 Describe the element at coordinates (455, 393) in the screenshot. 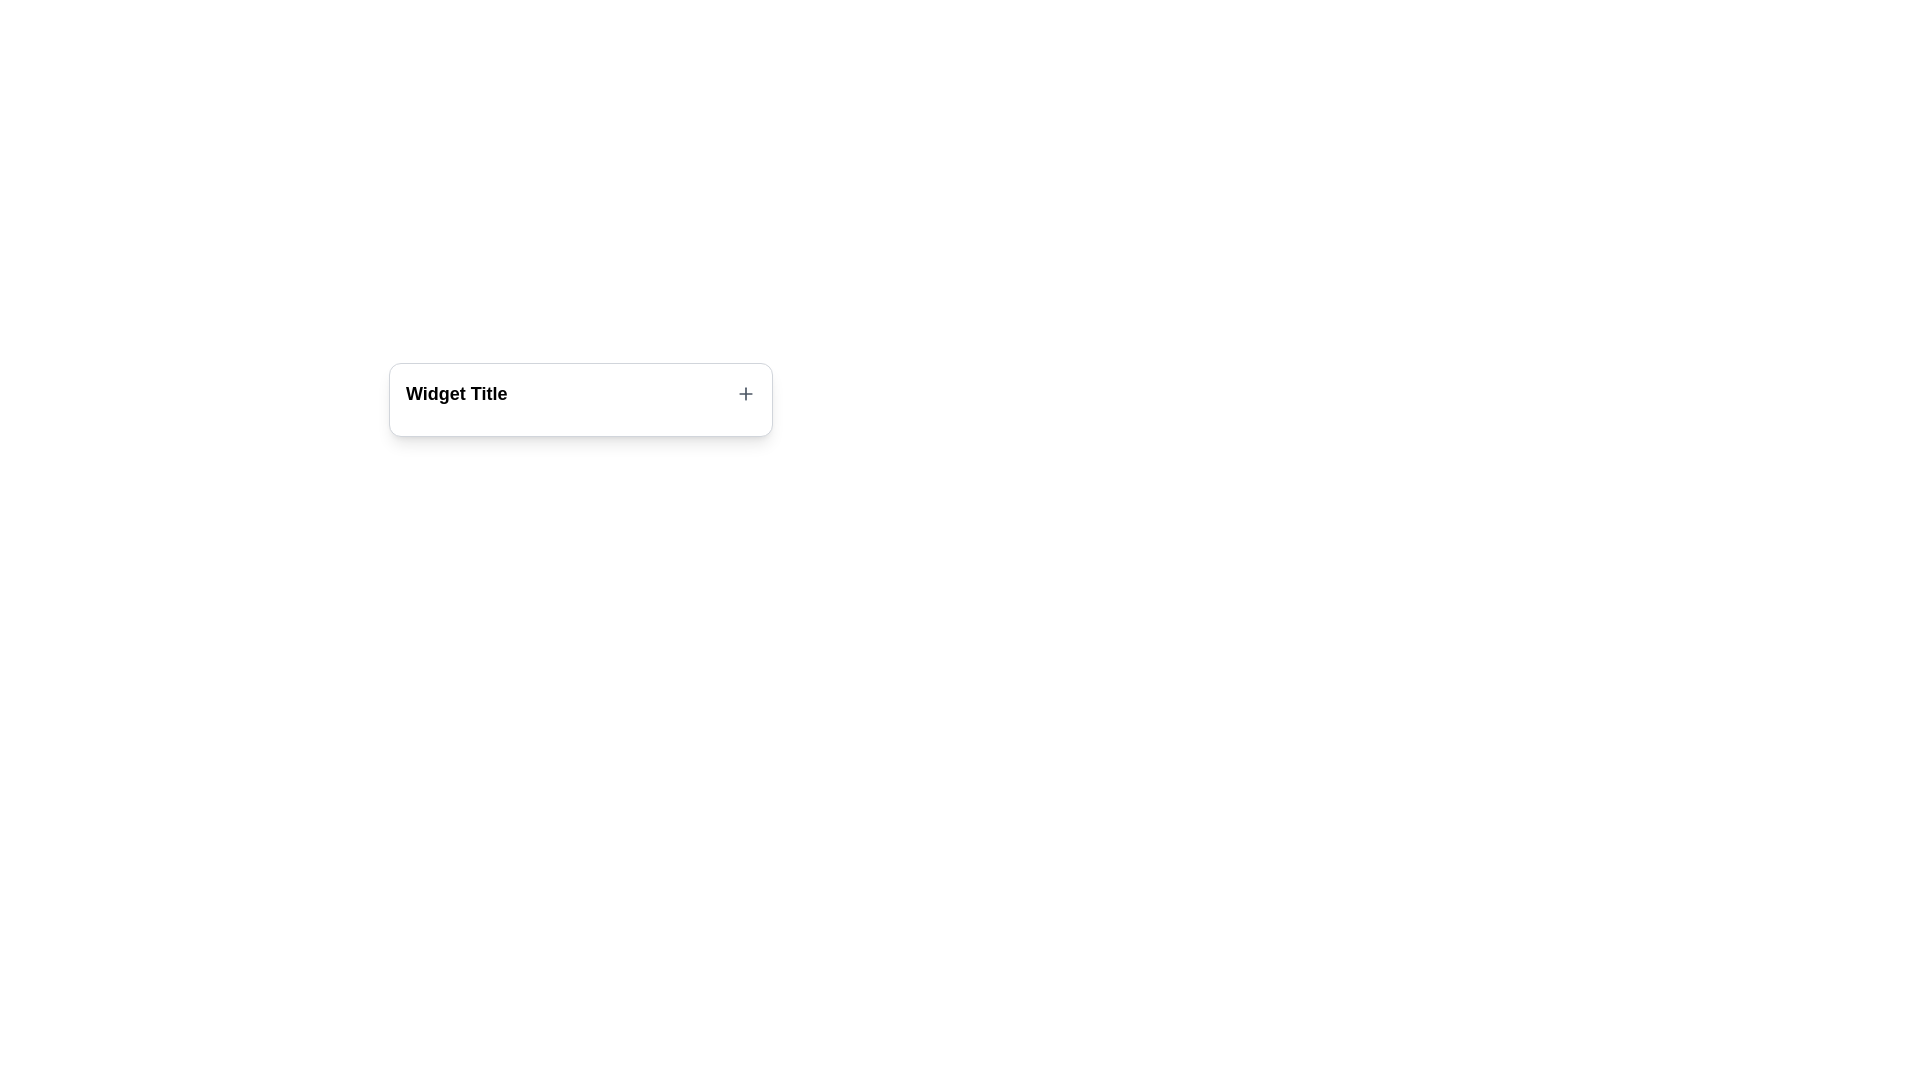

I see `the text label that serves as the title or heading of the widget for accessibility purposes` at that location.